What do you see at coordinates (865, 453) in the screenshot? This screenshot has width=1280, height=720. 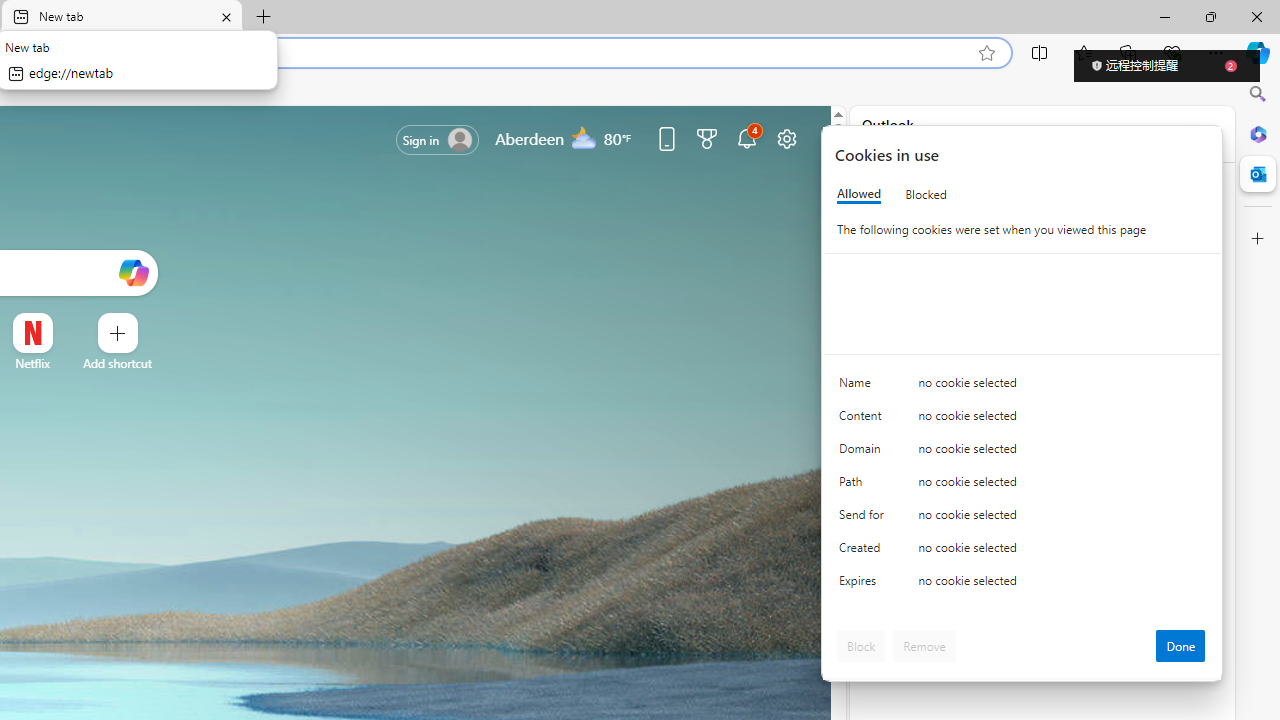 I see `'Domain'` at bounding box center [865, 453].